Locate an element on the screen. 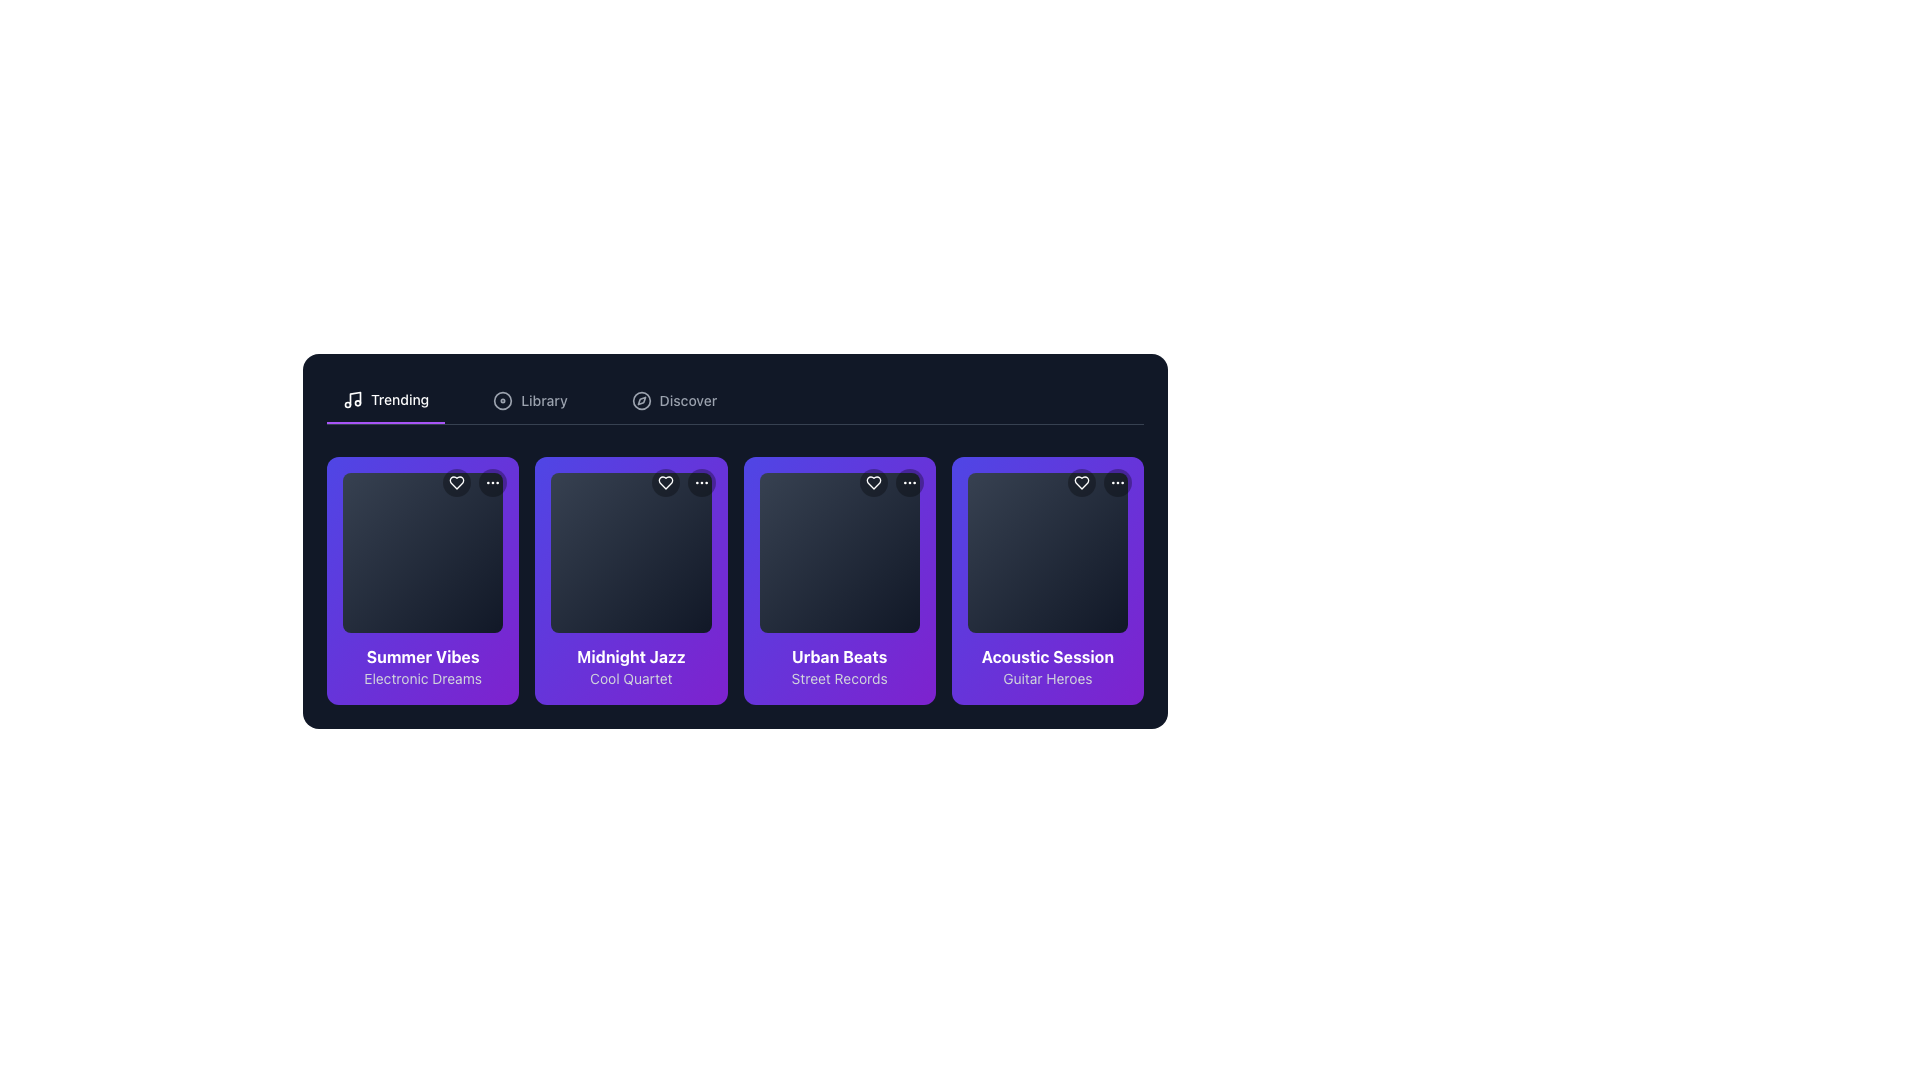 Image resolution: width=1920 pixels, height=1080 pixels. the heart-shaped button icon located in the top-right corner of the first media card in a horizontal list is located at coordinates (456, 482).